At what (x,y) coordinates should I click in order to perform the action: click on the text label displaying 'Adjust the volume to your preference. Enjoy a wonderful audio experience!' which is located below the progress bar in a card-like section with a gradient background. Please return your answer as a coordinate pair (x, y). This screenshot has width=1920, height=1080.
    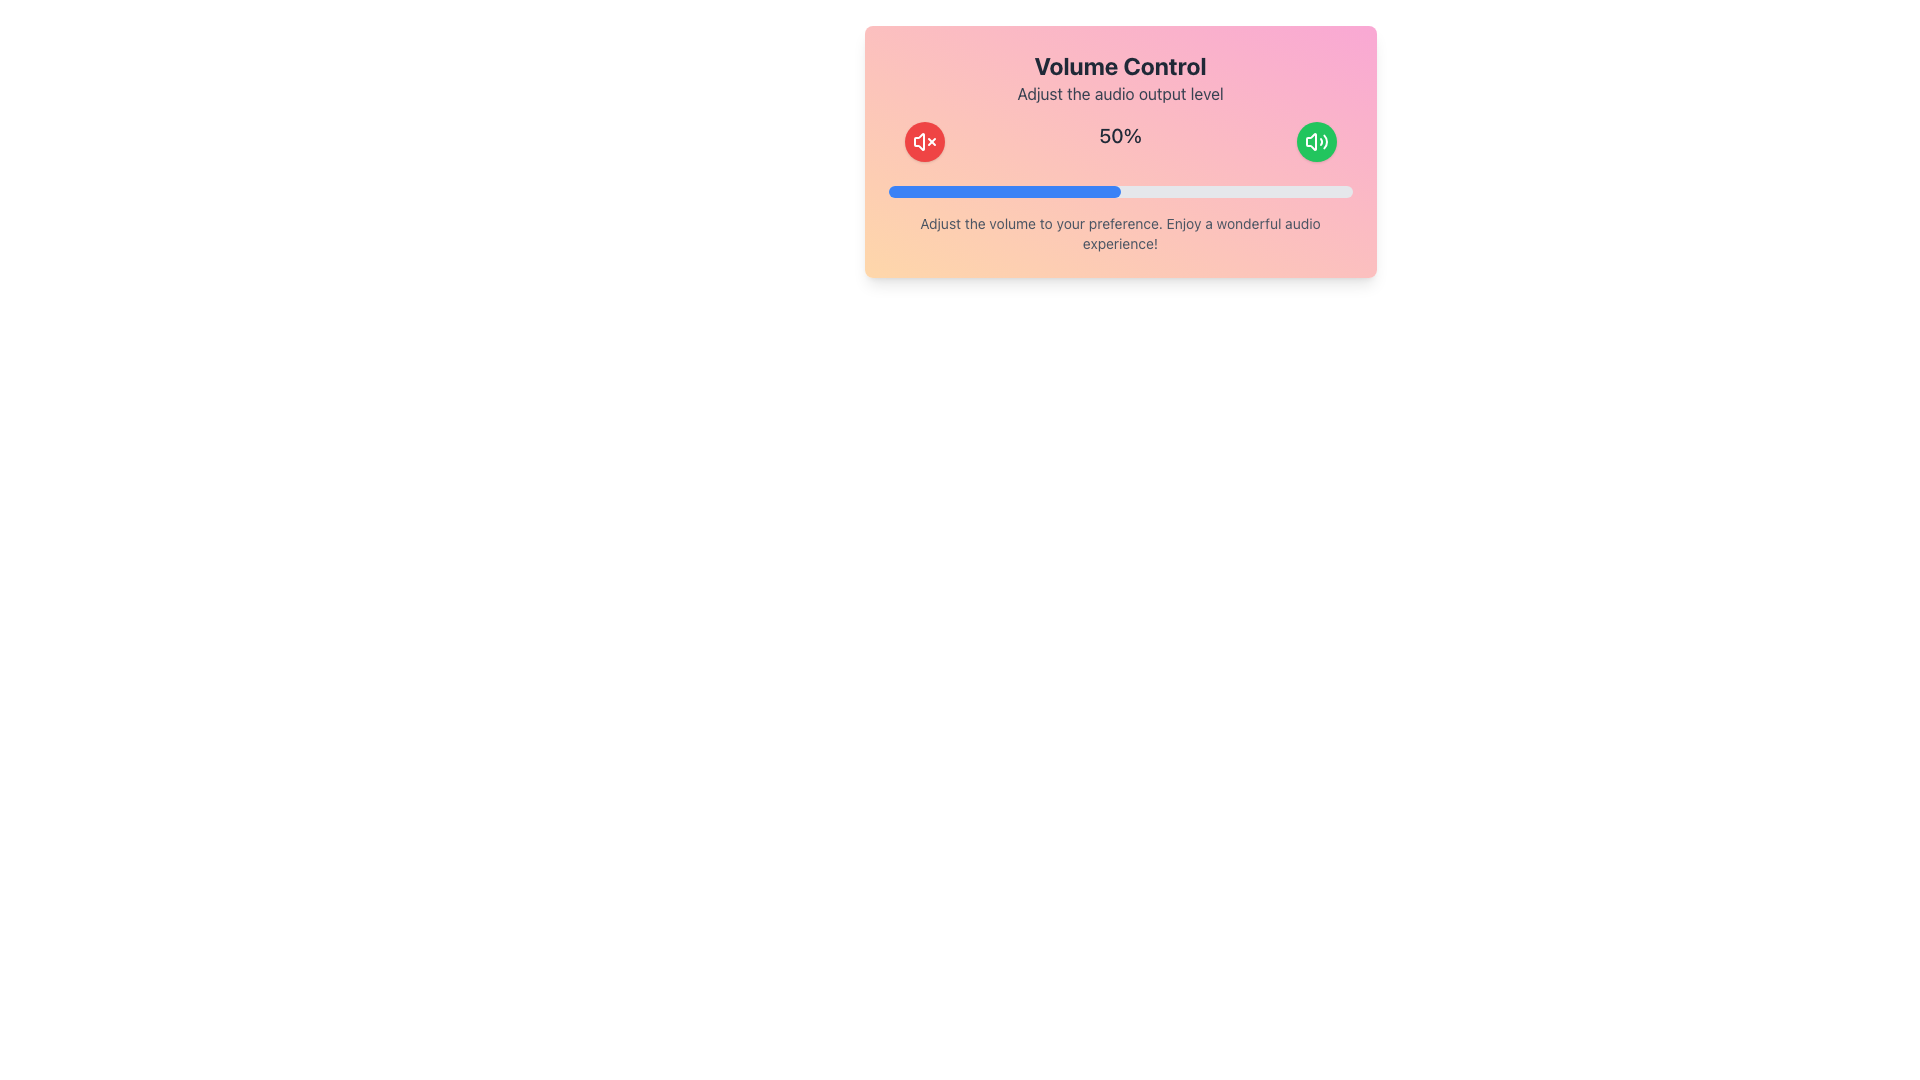
    Looking at the image, I should click on (1120, 225).